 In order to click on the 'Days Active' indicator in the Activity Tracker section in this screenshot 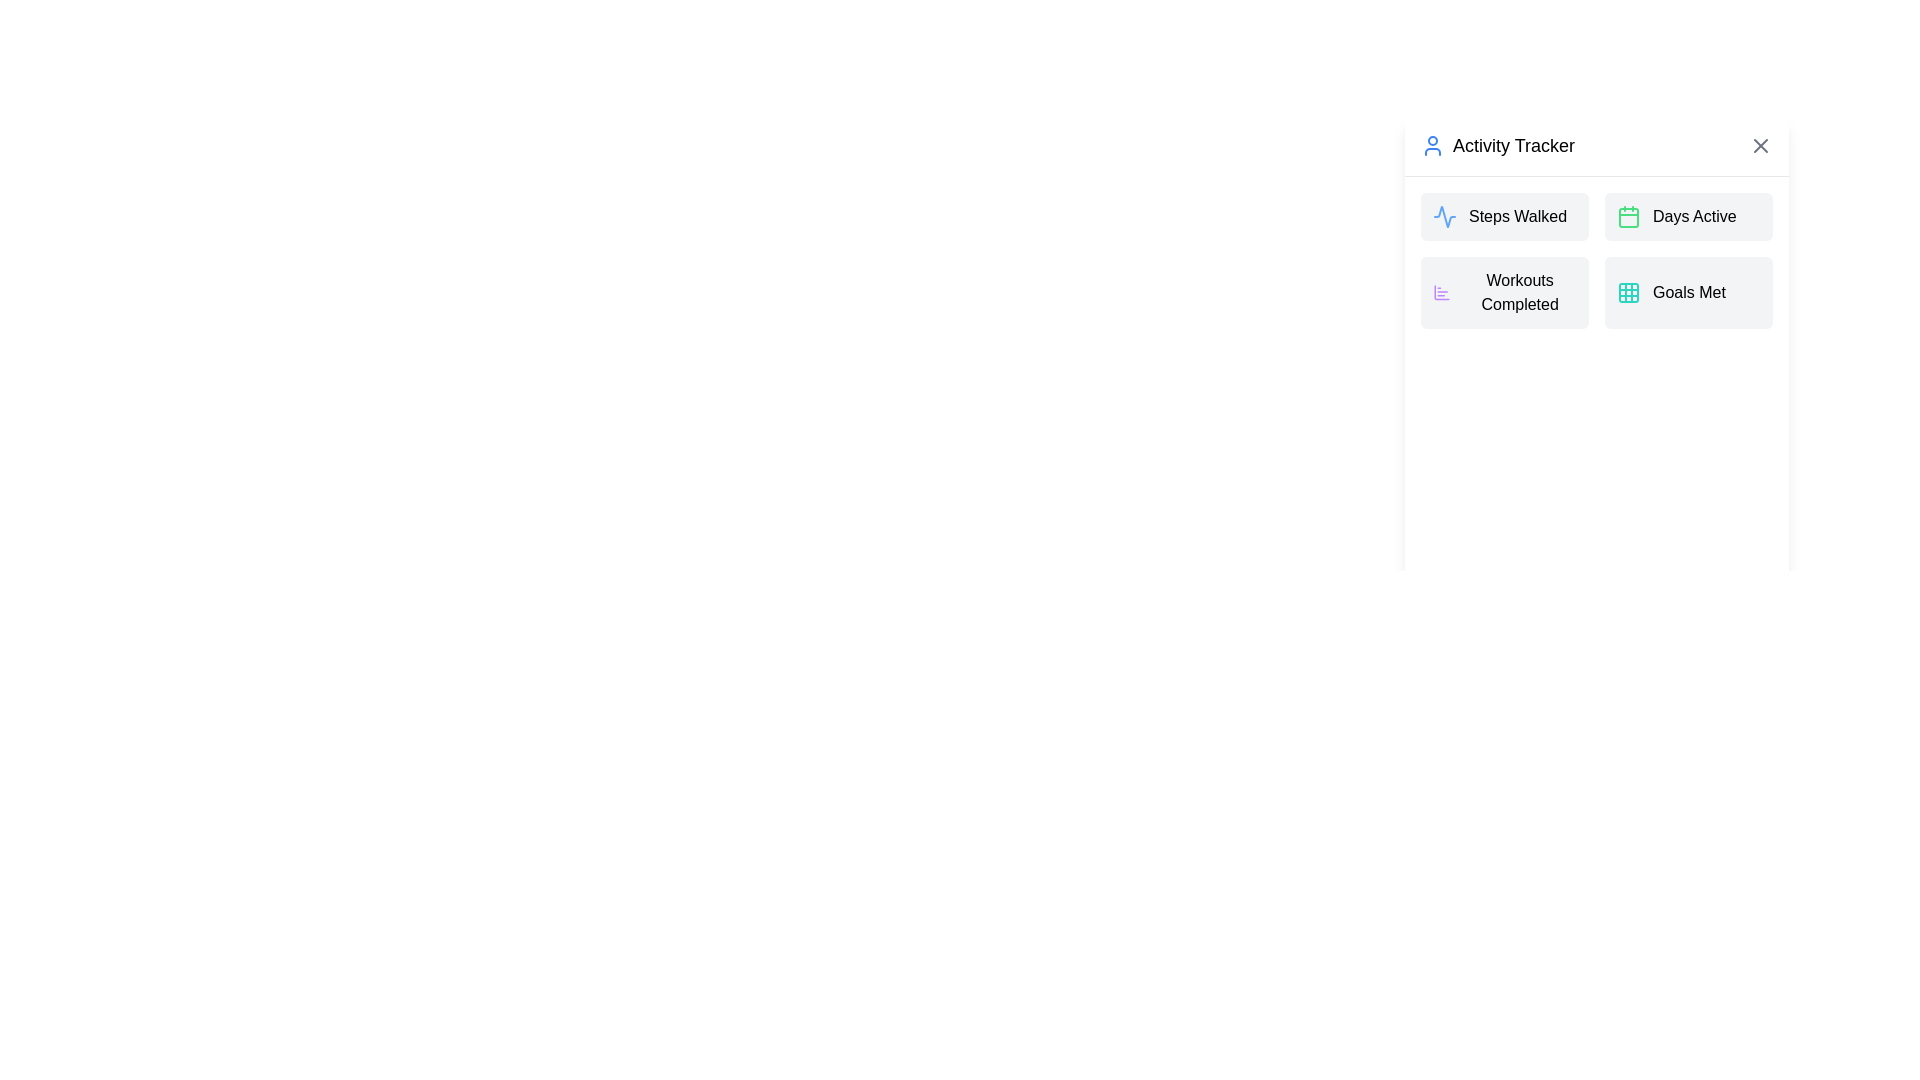, I will do `click(1688, 216)`.